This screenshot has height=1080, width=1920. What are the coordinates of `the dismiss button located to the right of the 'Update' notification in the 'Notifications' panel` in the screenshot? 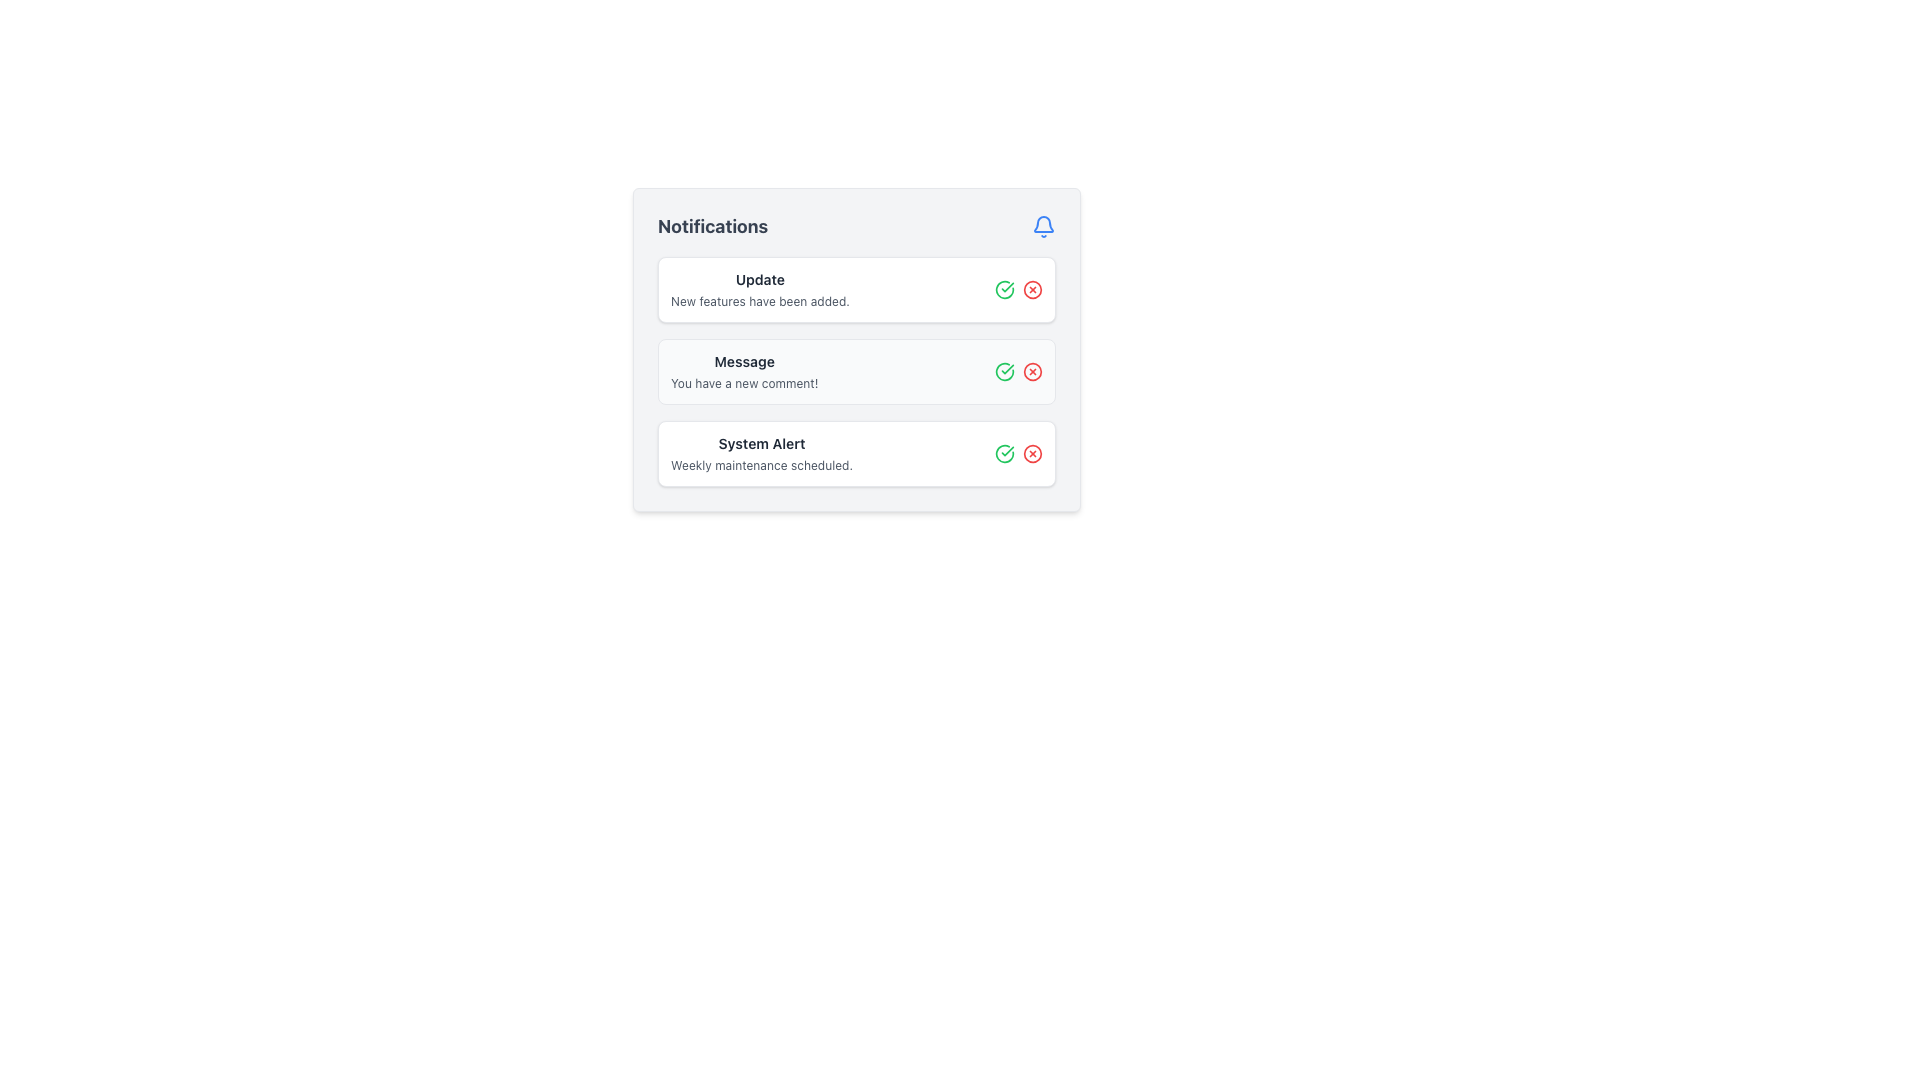 It's located at (1032, 289).